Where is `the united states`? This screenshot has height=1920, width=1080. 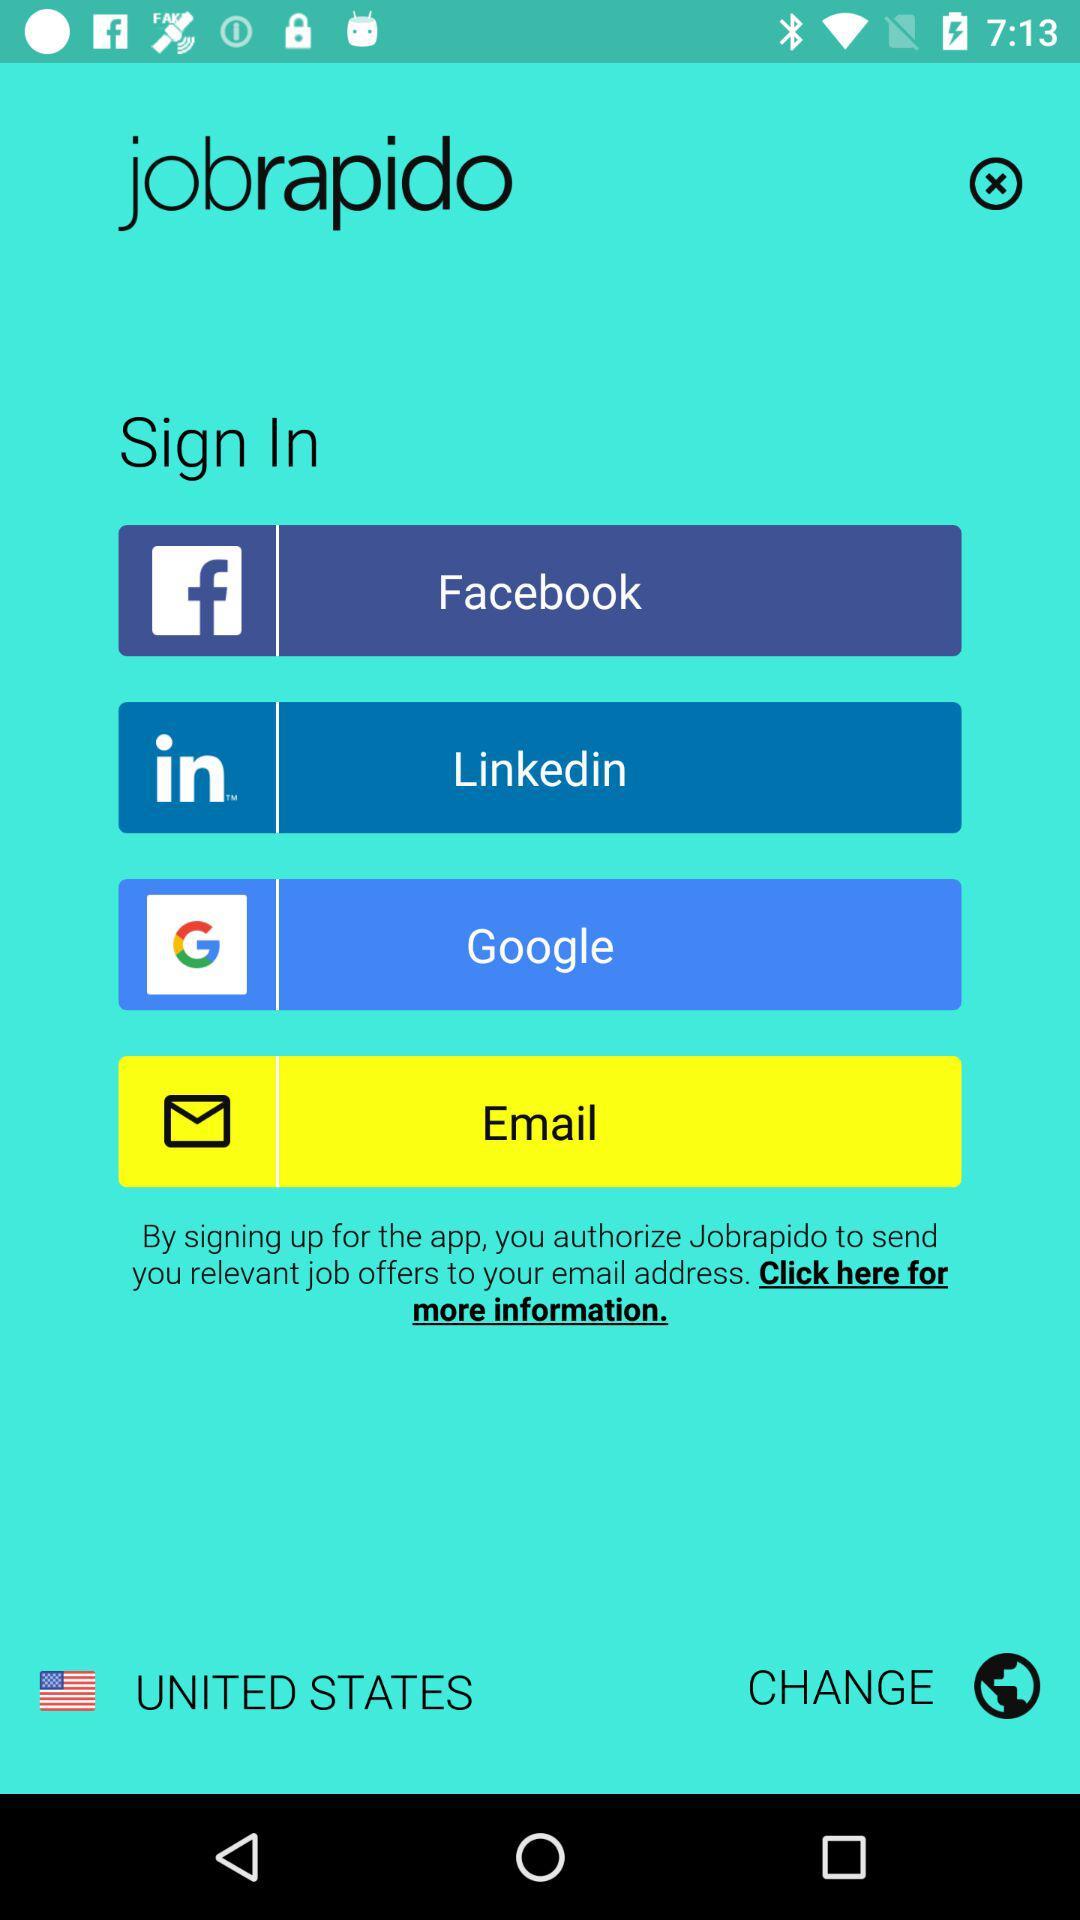 the united states is located at coordinates (255, 1690).